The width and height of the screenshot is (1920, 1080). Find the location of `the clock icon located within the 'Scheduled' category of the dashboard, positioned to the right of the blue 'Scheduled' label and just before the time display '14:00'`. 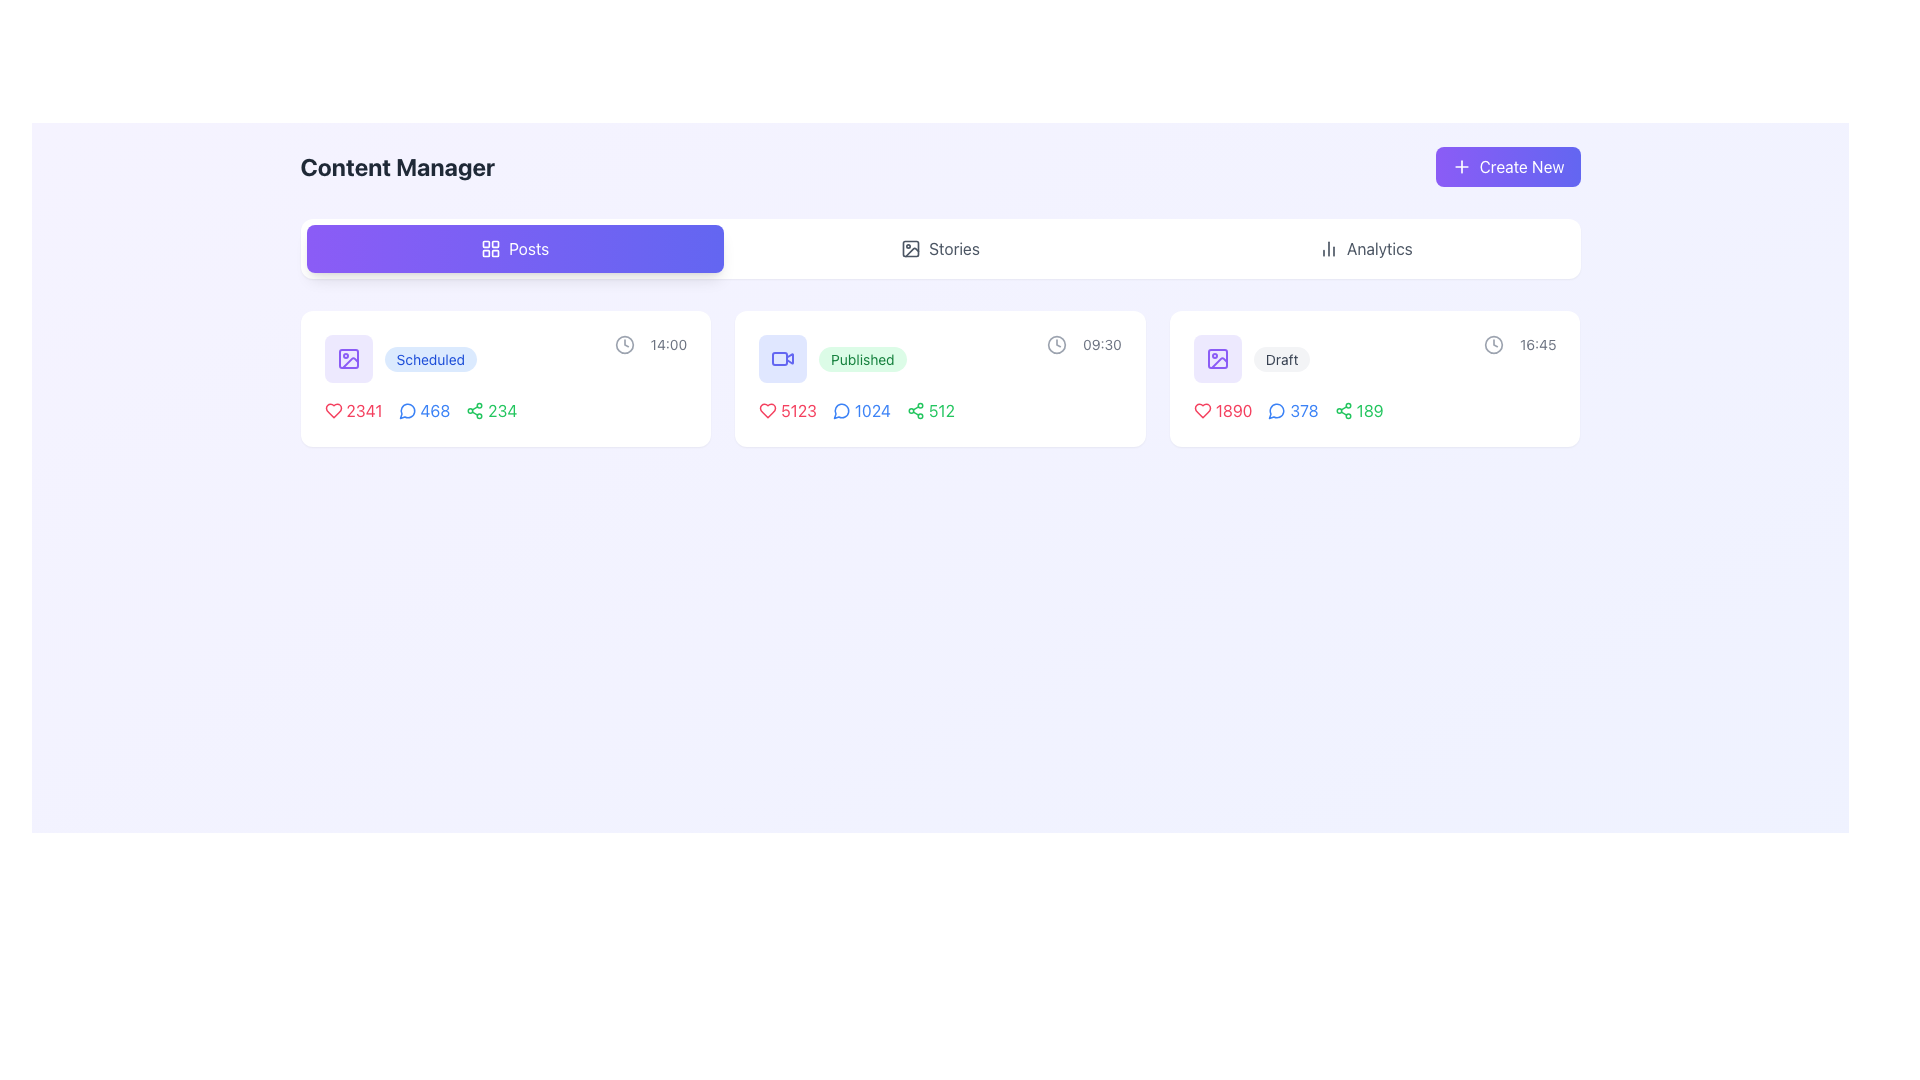

the clock icon located within the 'Scheduled' category of the dashboard, positioned to the right of the blue 'Scheduled' label and just before the time display '14:00' is located at coordinates (623, 343).